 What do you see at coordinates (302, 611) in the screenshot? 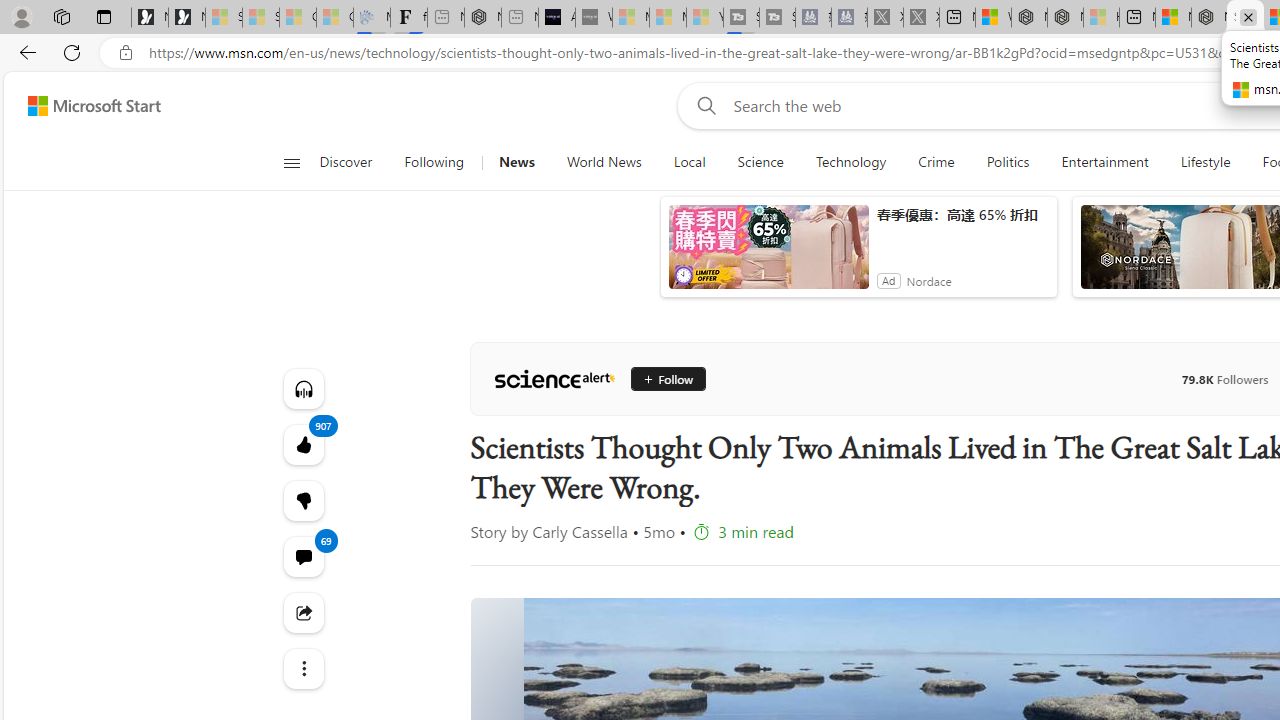
I see `'Share this story'` at bounding box center [302, 611].